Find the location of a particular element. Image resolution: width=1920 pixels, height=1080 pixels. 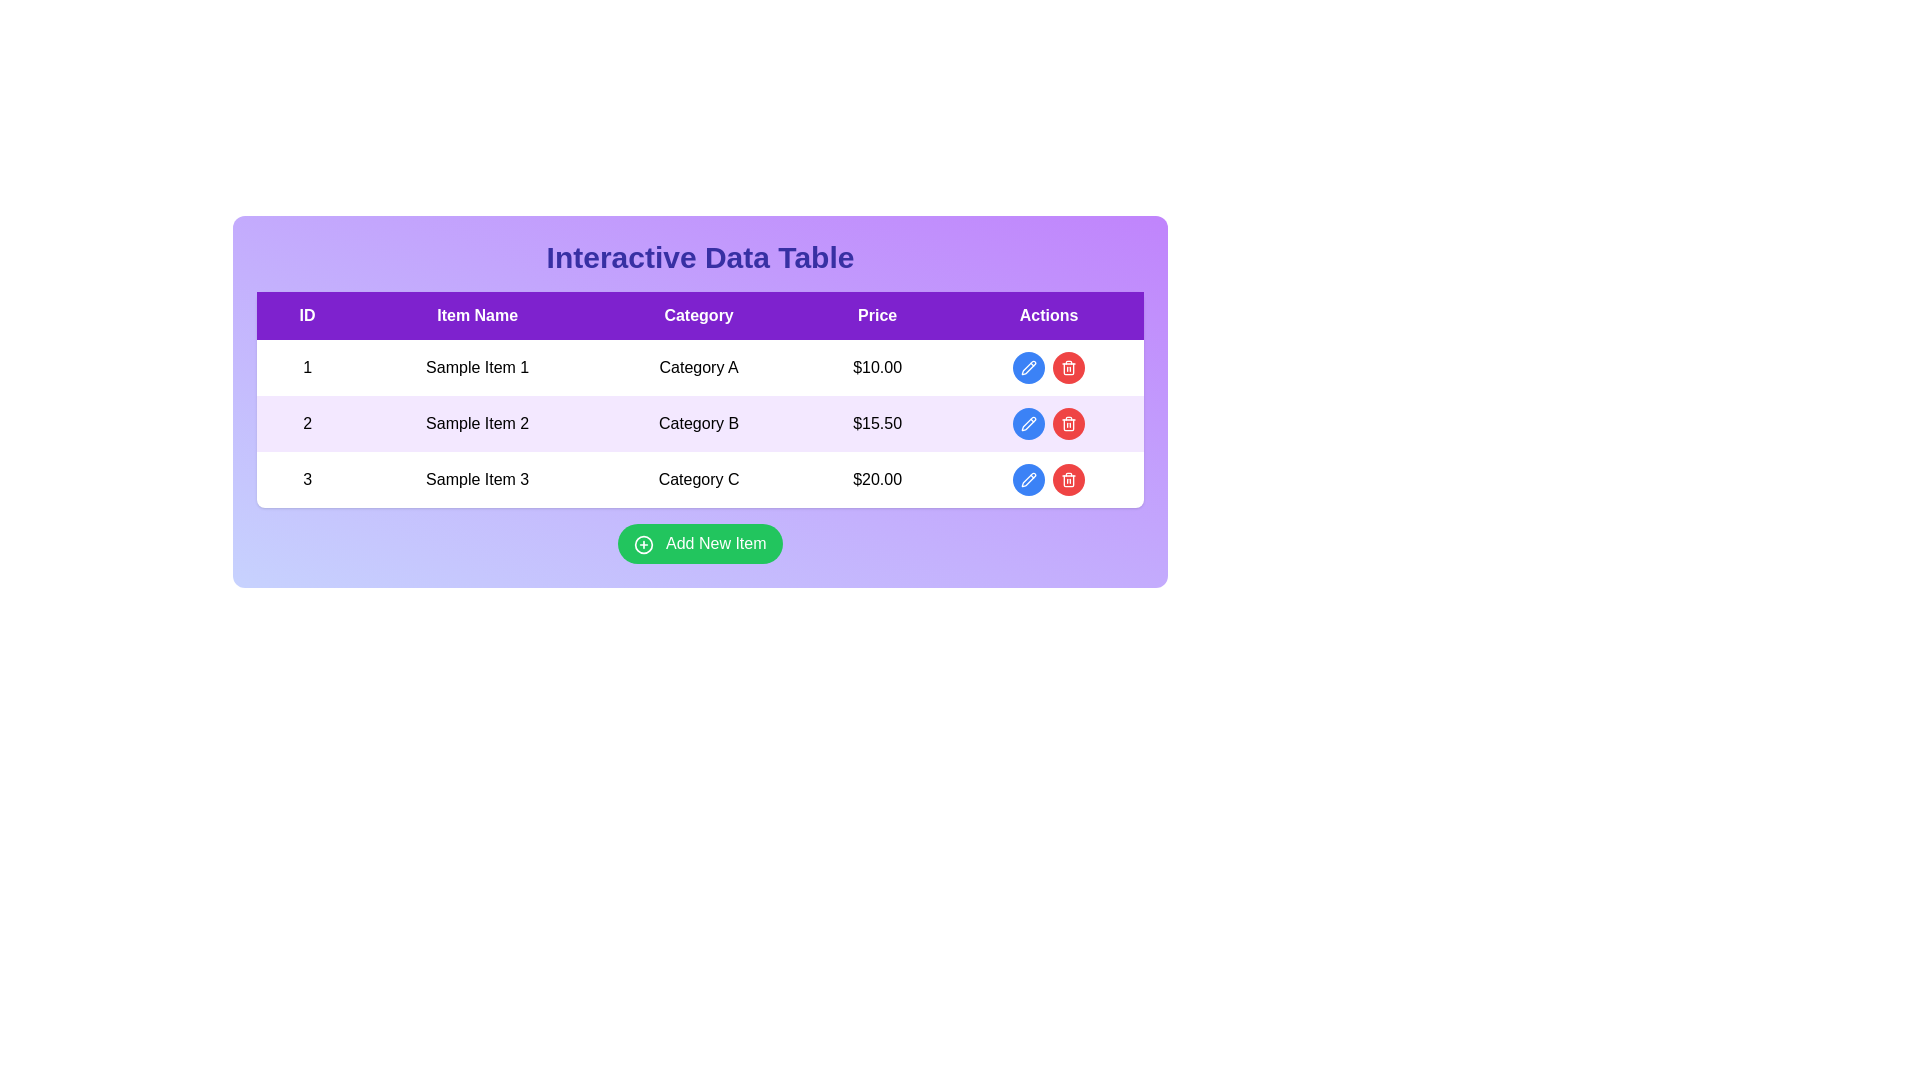

the price table cell located in the fourth column of the second row, which is under the header 'Price' is located at coordinates (877, 423).